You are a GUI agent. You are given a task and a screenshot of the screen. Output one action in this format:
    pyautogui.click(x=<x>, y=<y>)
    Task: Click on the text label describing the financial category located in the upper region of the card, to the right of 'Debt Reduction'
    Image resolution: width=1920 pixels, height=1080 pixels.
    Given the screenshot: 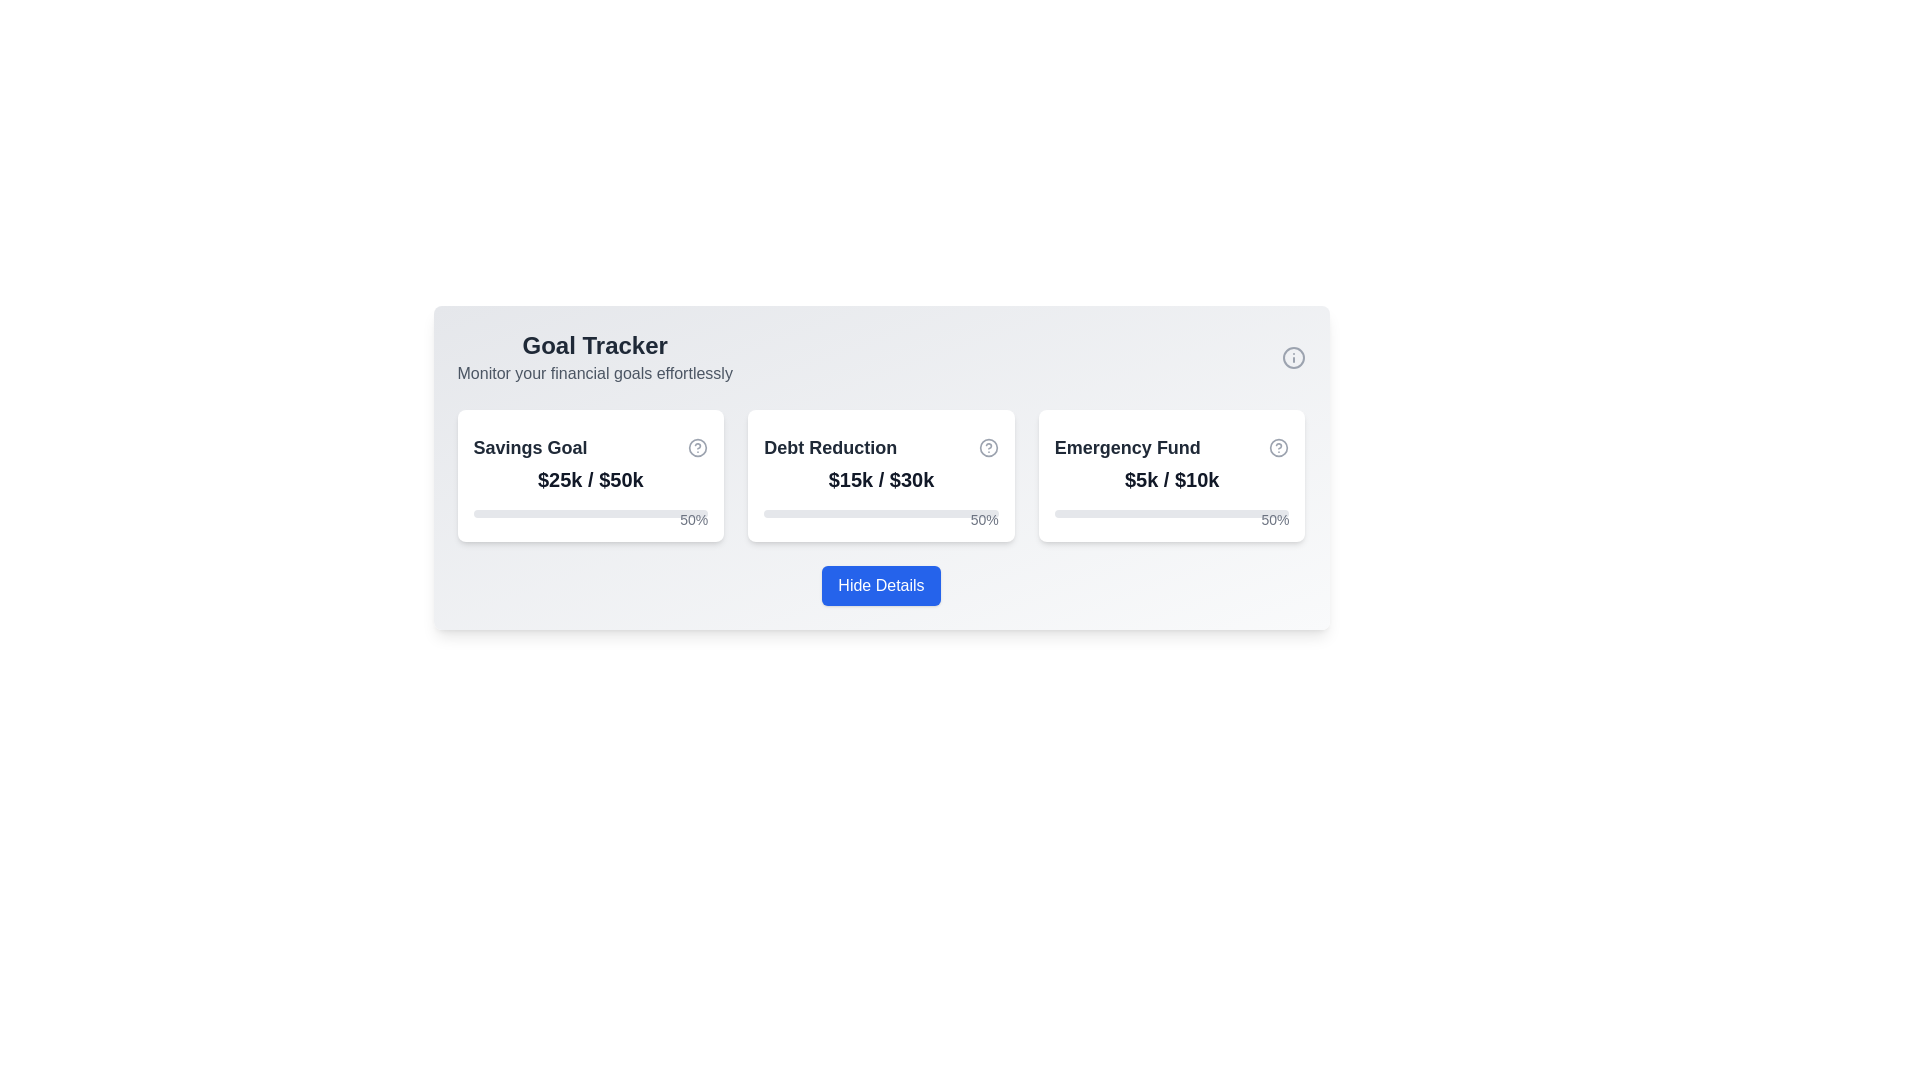 What is the action you would take?
    pyautogui.click(x=1127, y=446)
    